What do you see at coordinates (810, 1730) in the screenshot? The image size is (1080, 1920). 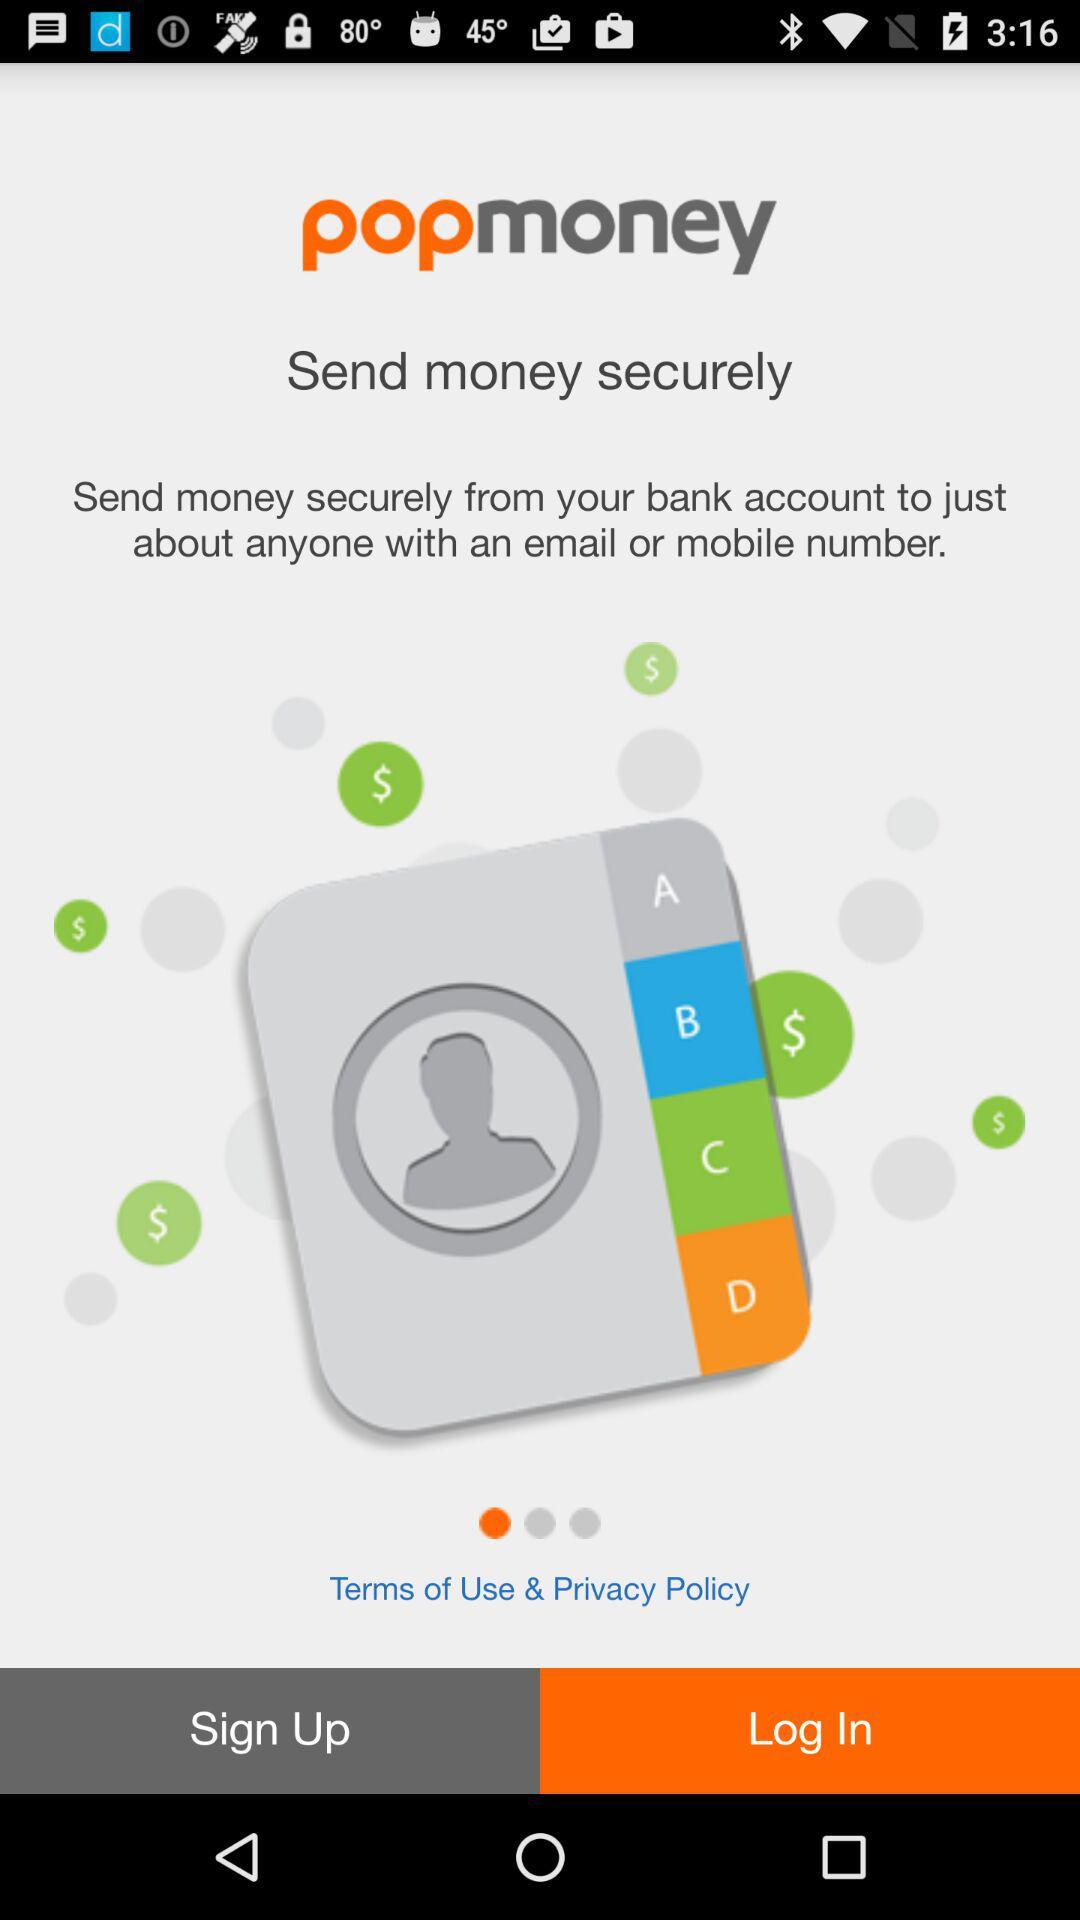 I see `the icon at the bottom right corner` at bounding box center [810, 1730].